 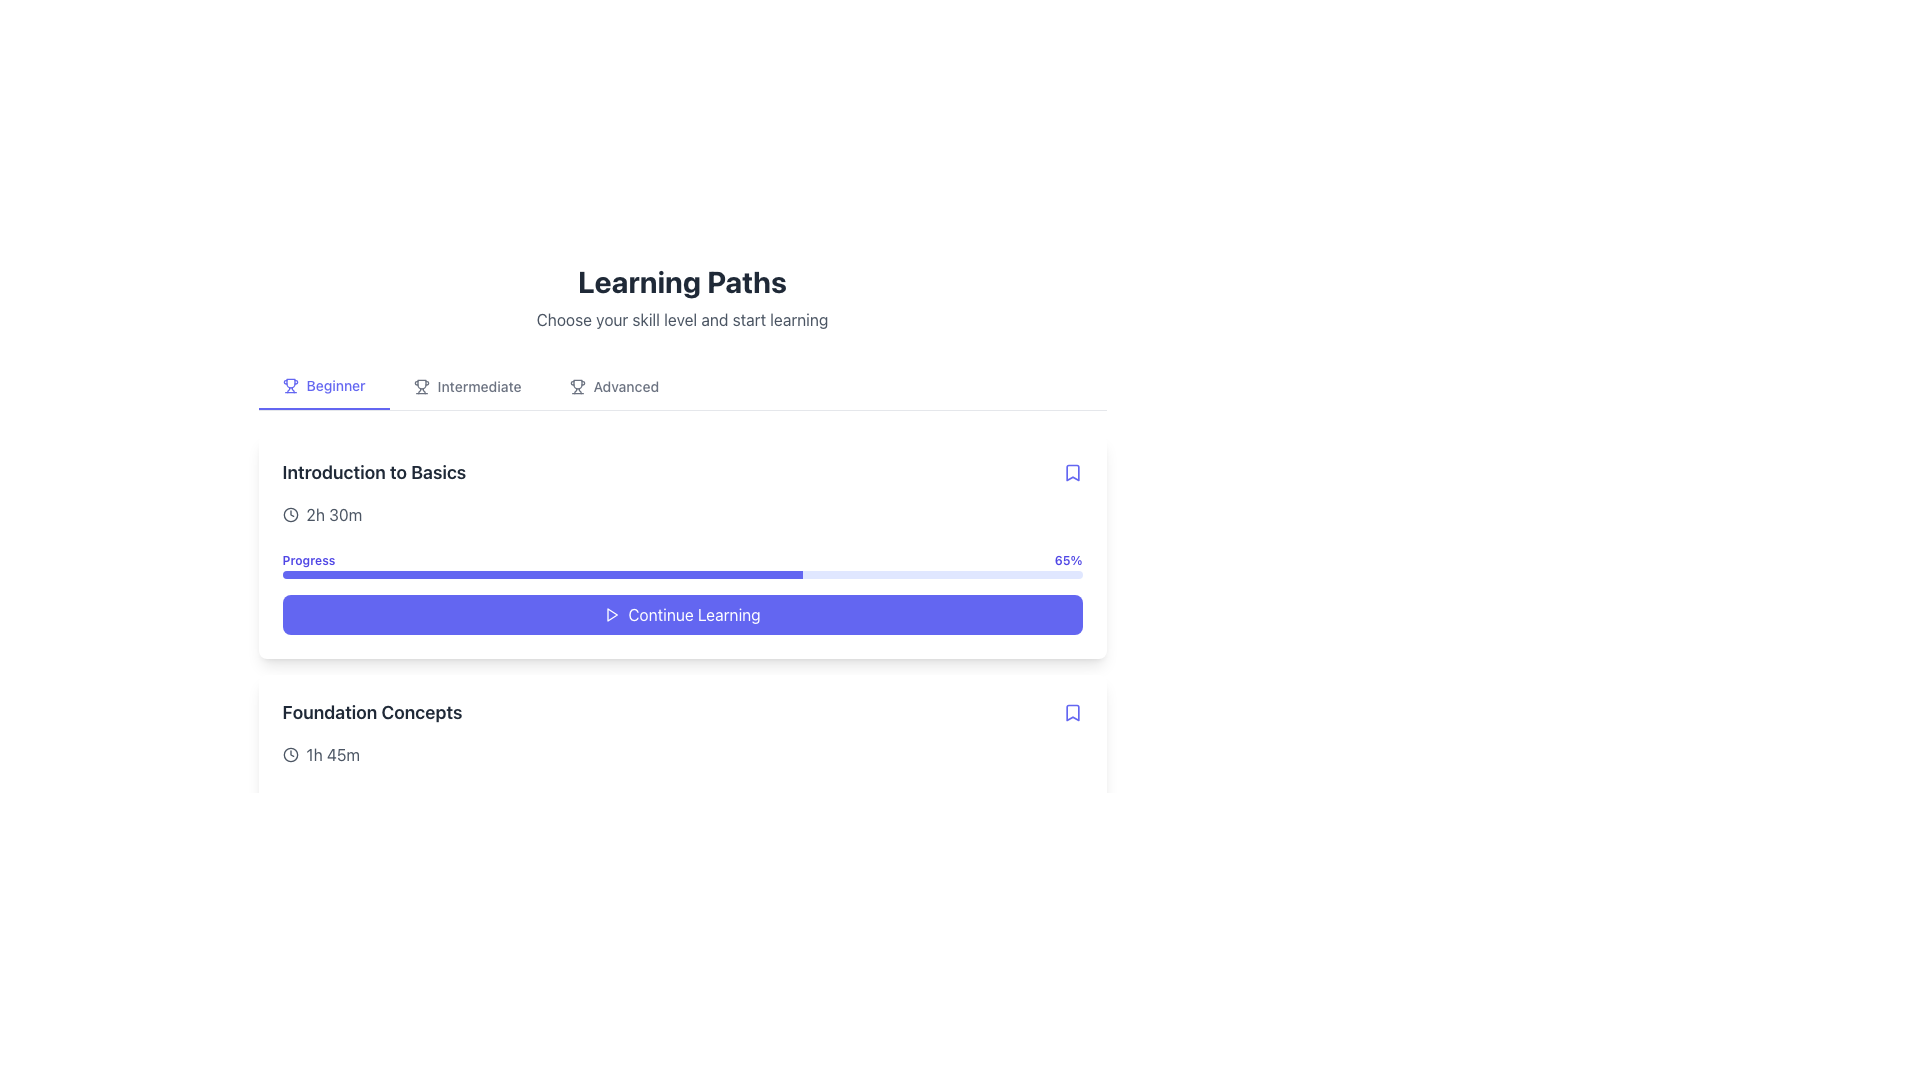 I want to click on the 'Continue Learning' button located in the bottom-right of the 'Introduction to Basics' card within the 'Learning Paths' section to initiate the learning process, so click(x=694, y=613).